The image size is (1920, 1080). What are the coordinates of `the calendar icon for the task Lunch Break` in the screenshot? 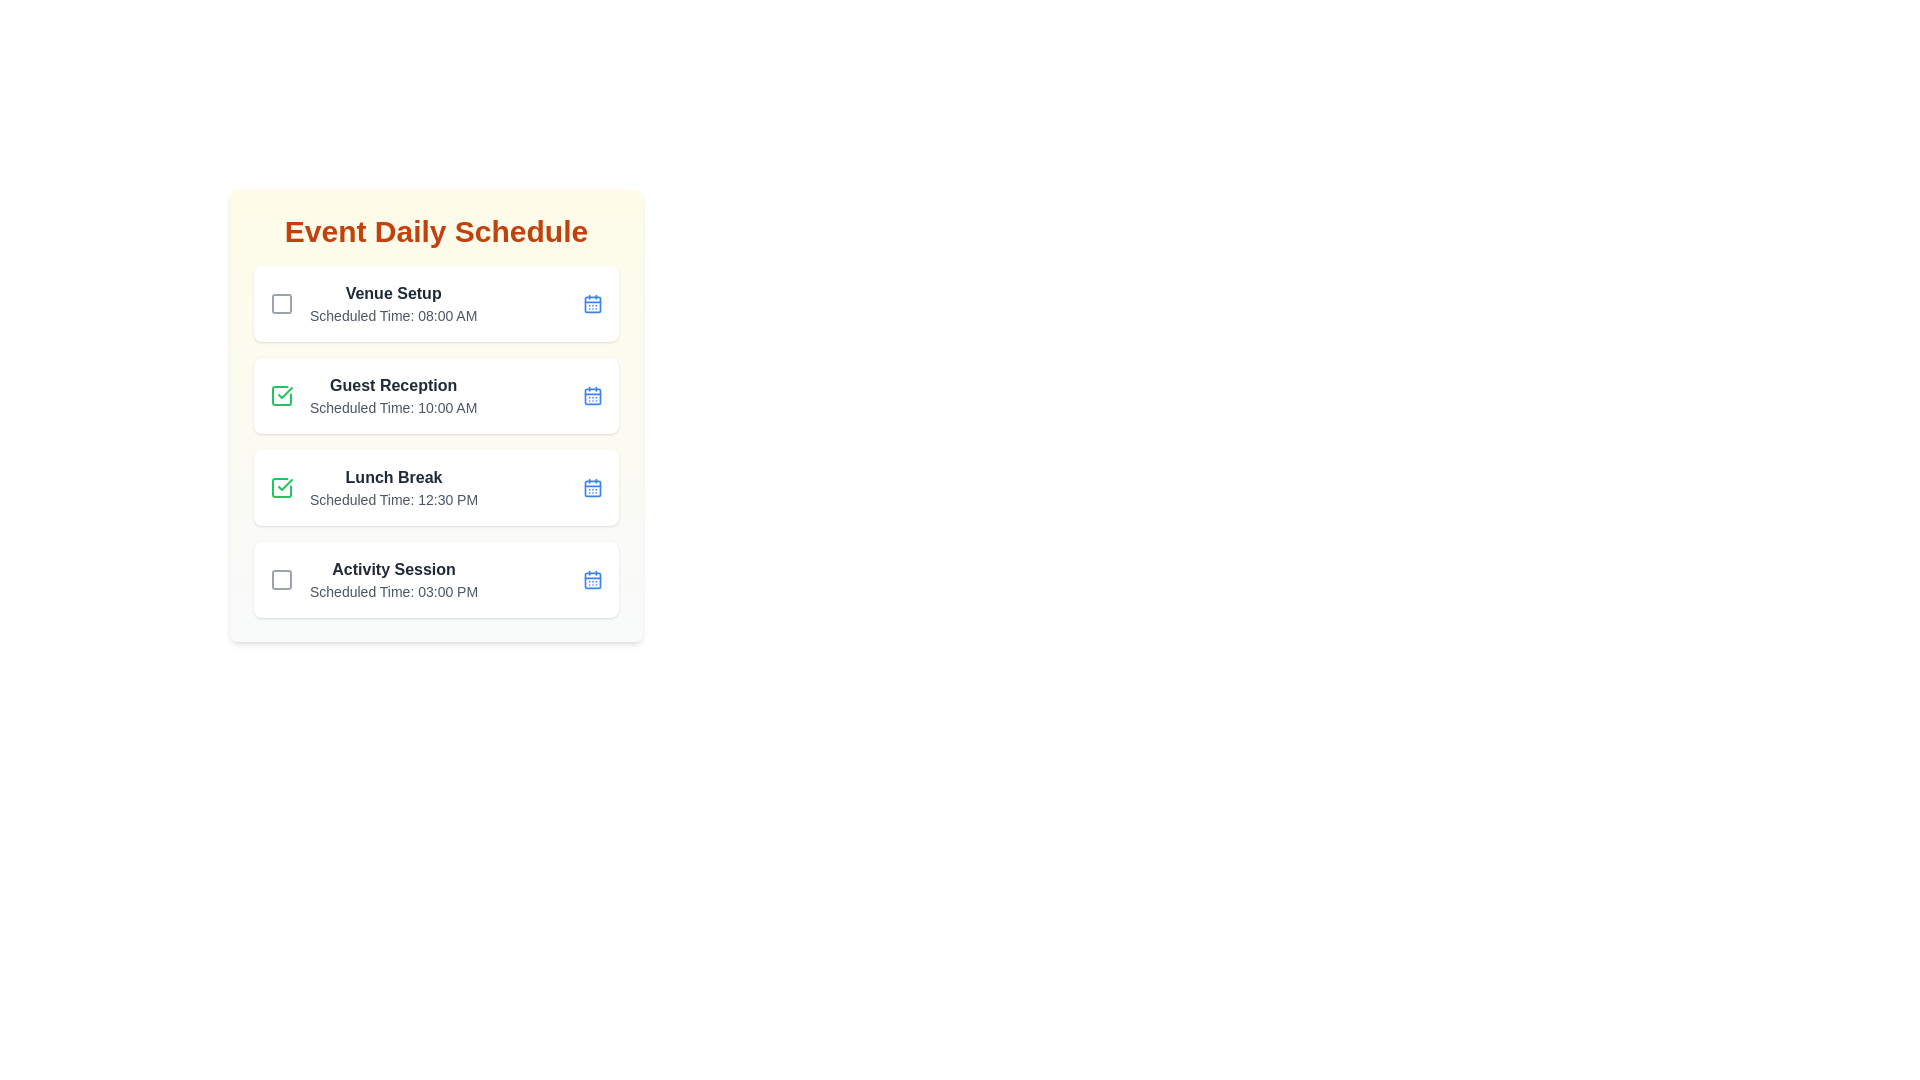 It's located at (592, 488).